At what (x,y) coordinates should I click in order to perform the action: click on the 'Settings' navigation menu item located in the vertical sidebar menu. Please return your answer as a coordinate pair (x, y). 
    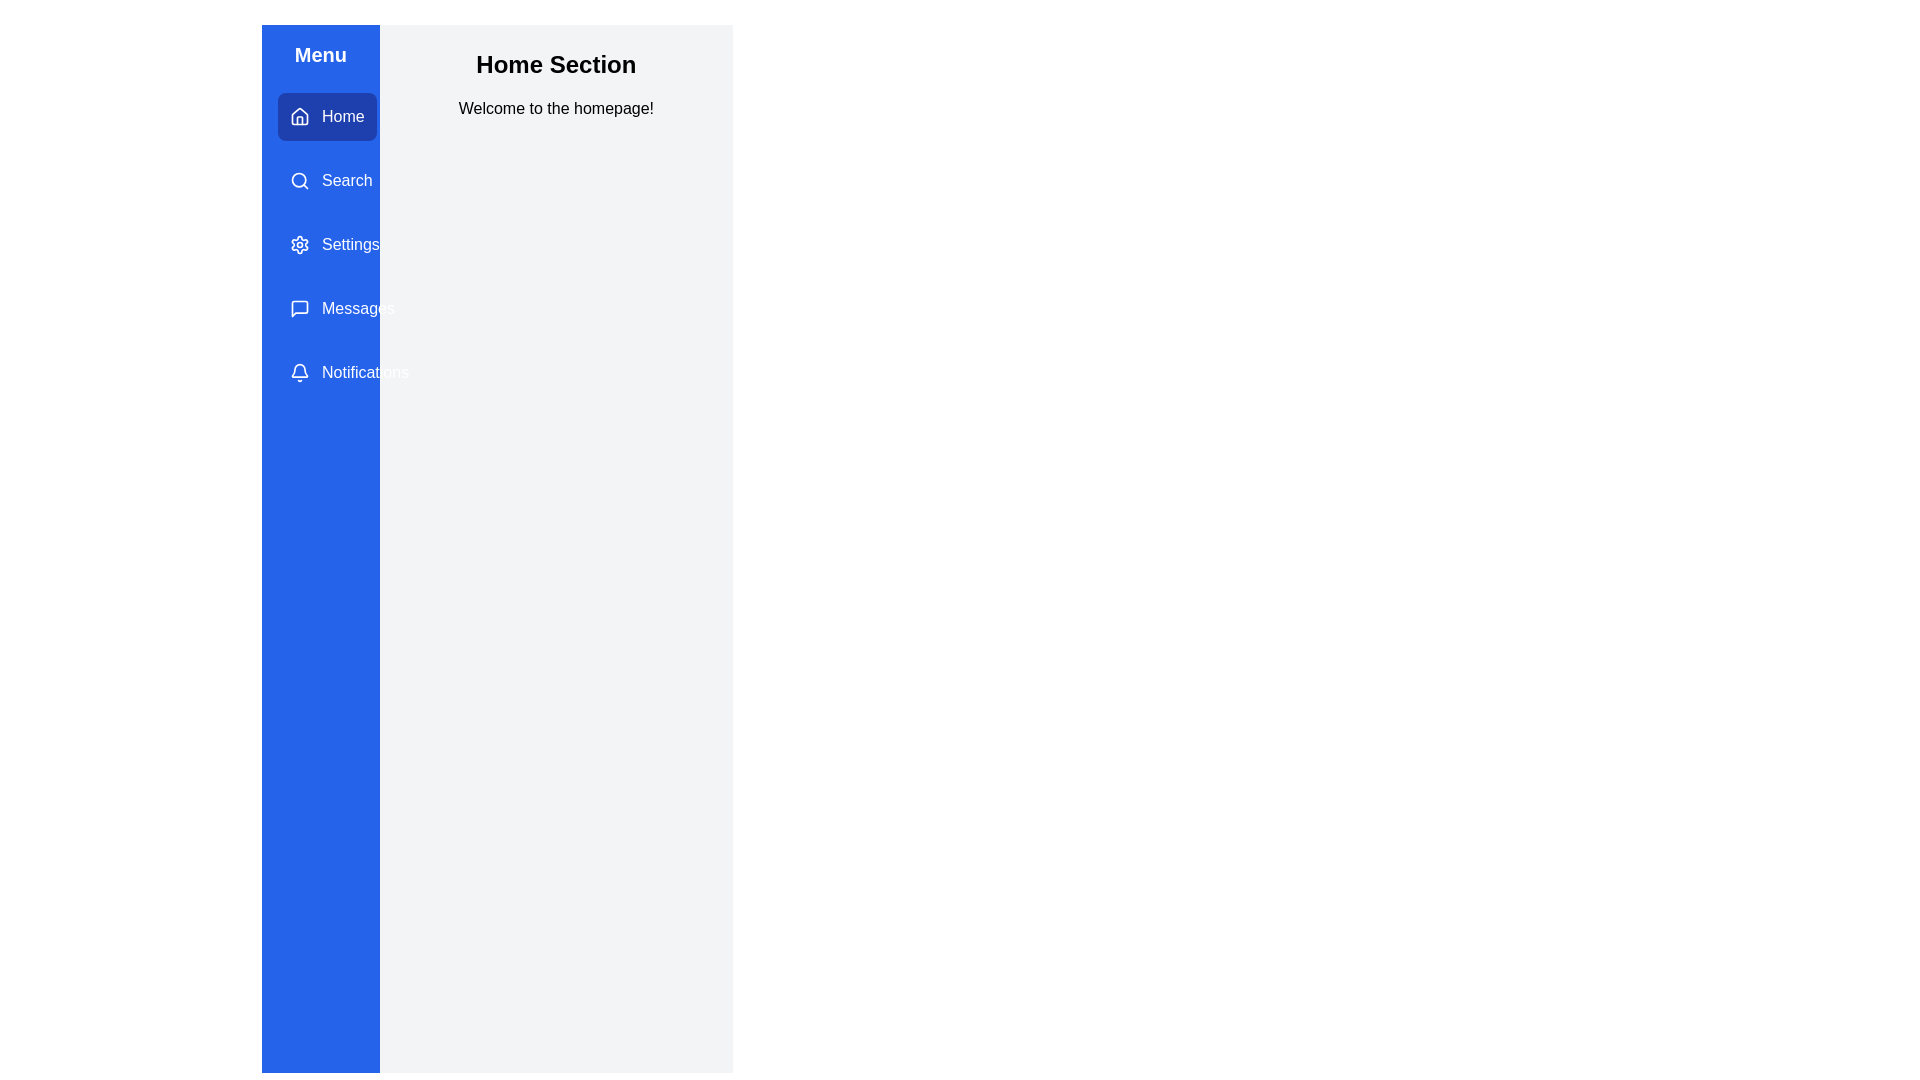
    Looking at the image, I should click on (334, 244).